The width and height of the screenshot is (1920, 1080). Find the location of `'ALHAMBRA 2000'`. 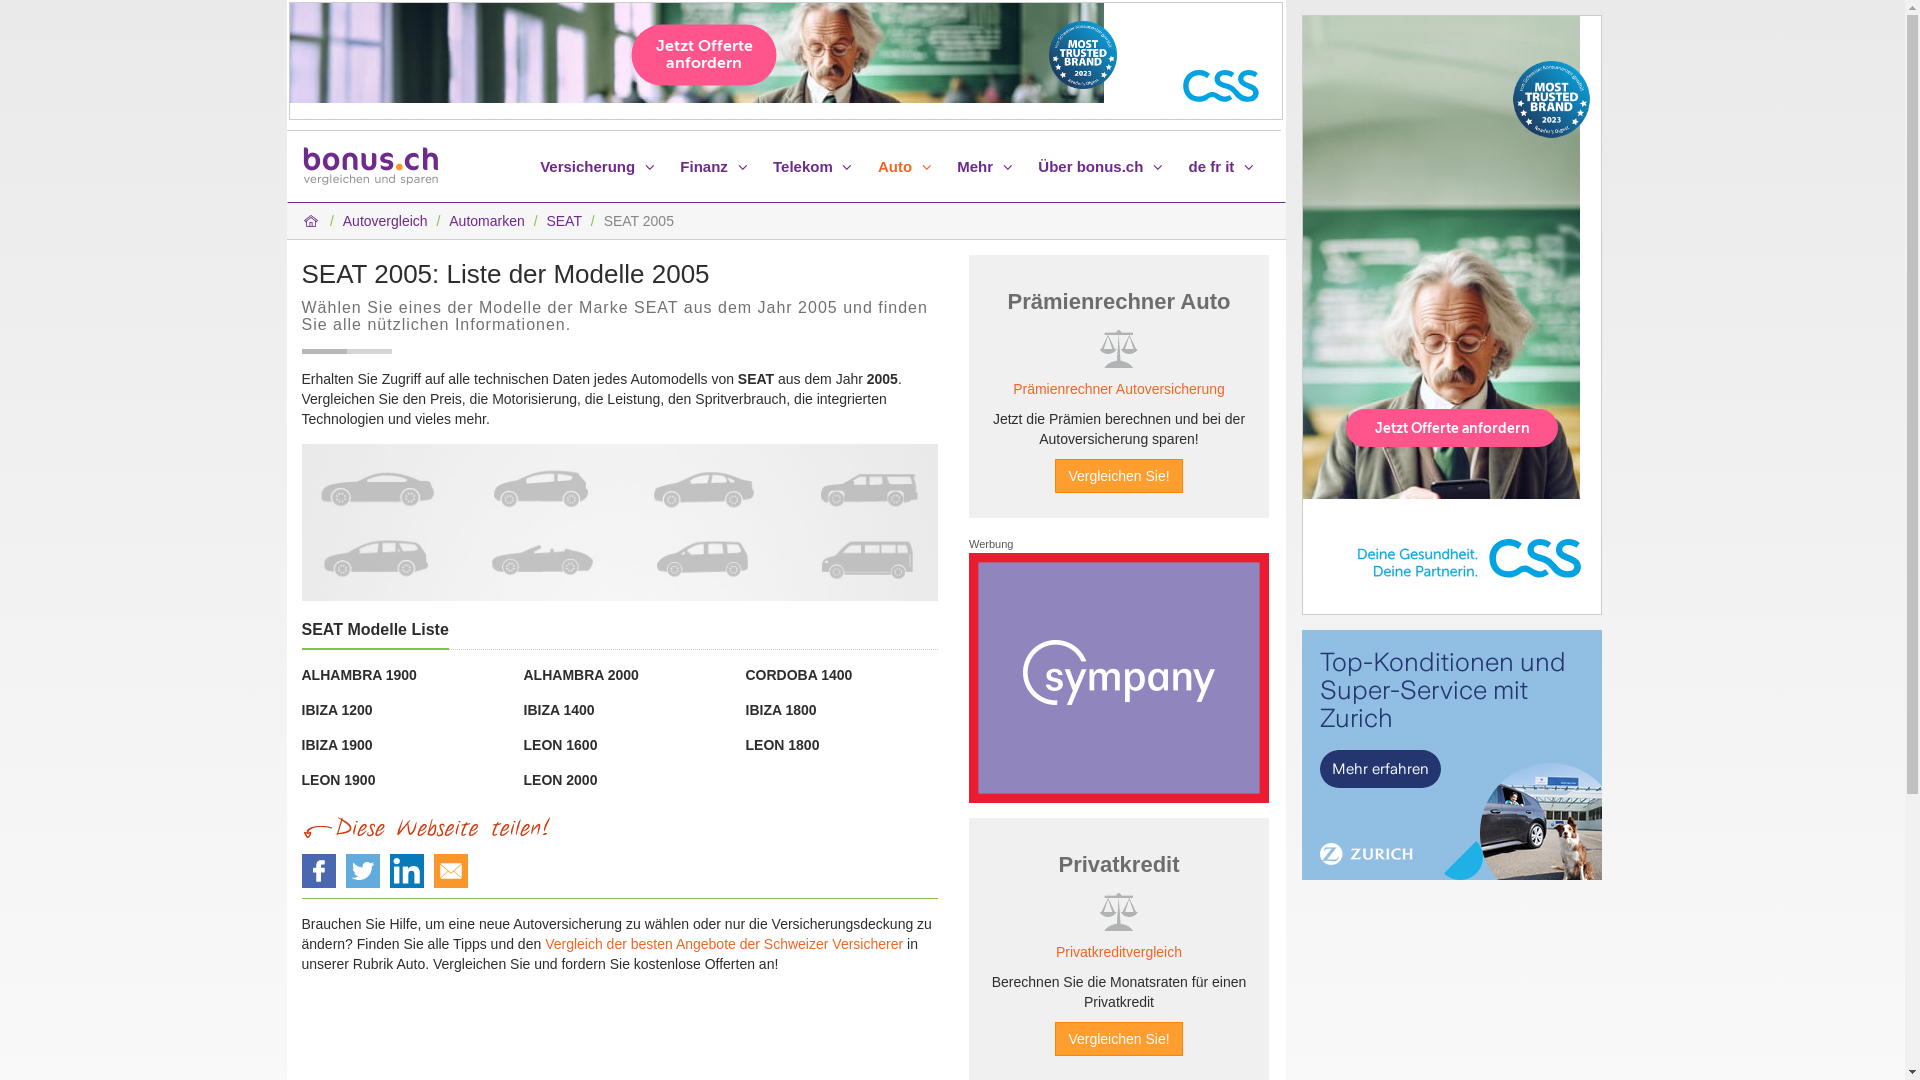

'ALHAMBRA 2000' is located at coordinates (580, 675).